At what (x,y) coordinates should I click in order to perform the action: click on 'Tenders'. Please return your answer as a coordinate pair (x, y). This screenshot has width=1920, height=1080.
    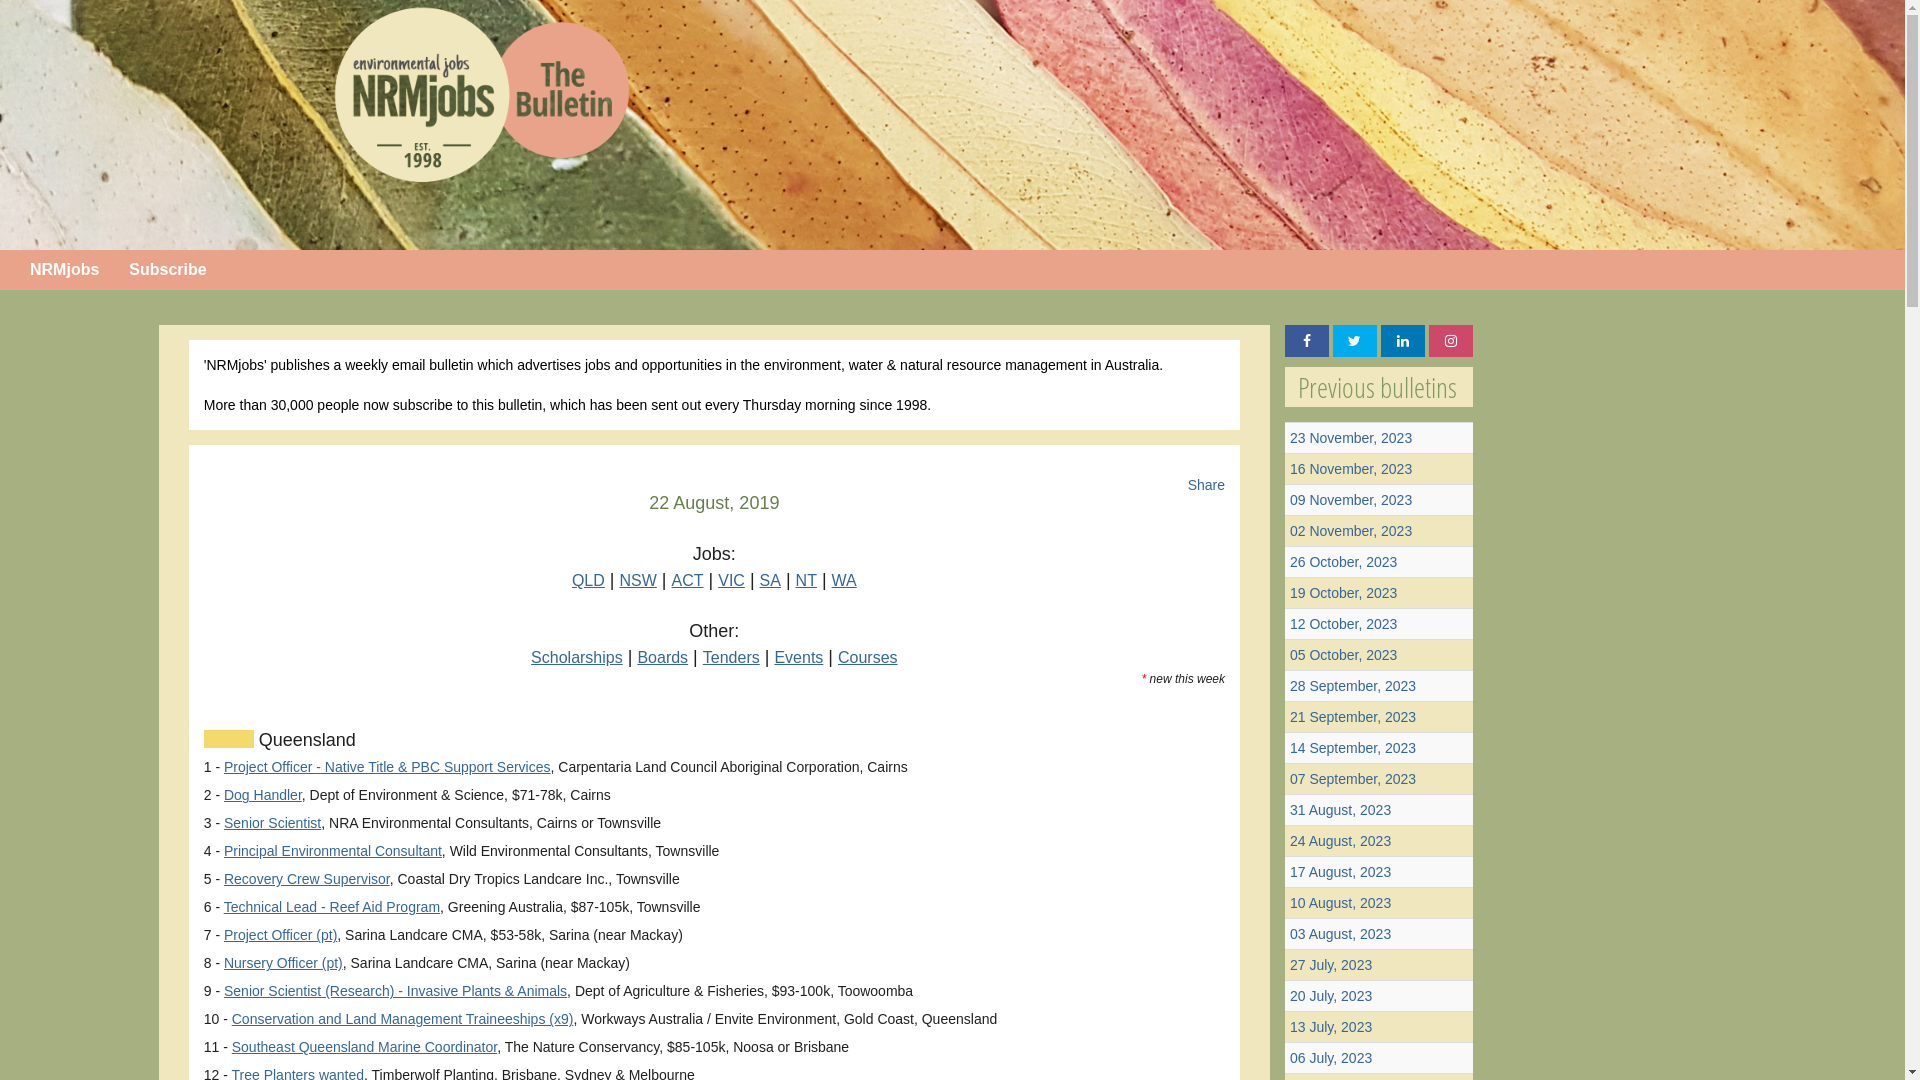
    Looking at the image, I should click on (702, 657).